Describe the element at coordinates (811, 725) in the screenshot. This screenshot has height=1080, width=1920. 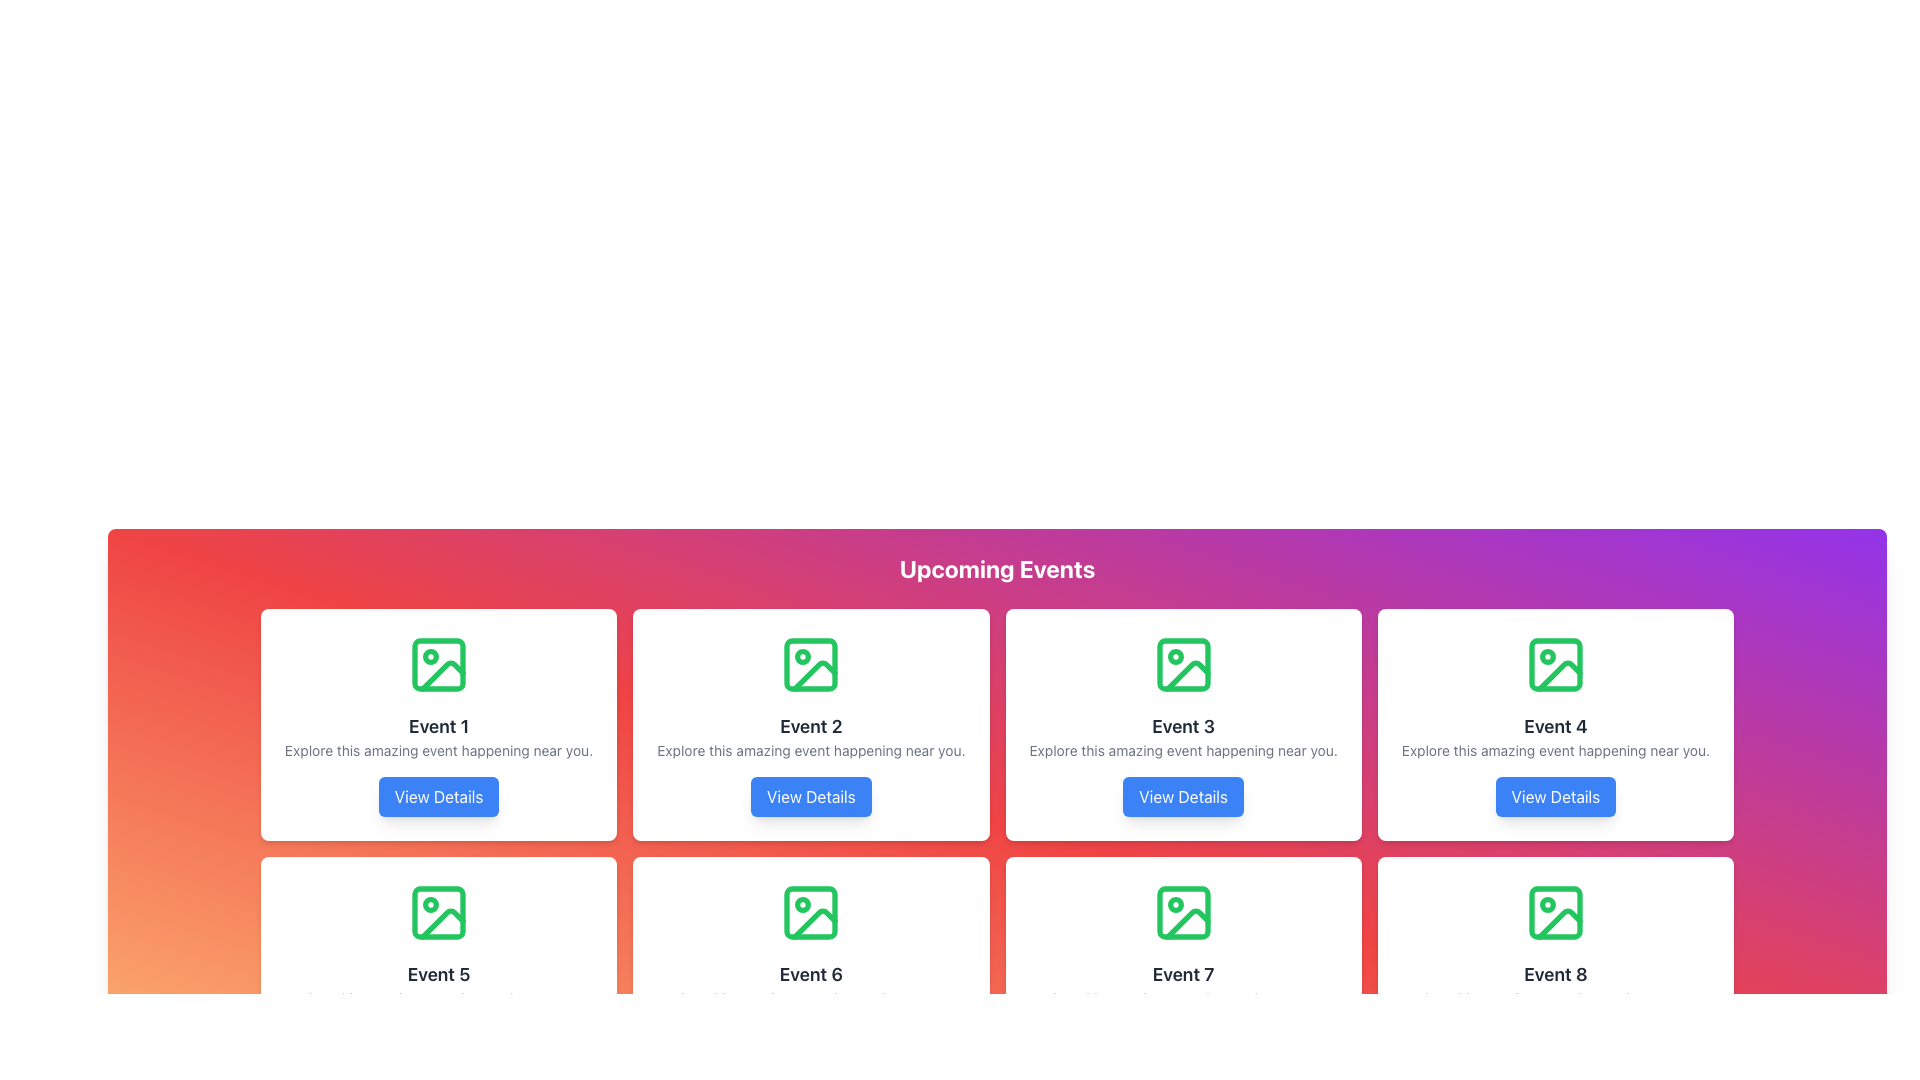
I see `event information text from the second card component in the grid layout, which contains an image and a button for more details` at that location.